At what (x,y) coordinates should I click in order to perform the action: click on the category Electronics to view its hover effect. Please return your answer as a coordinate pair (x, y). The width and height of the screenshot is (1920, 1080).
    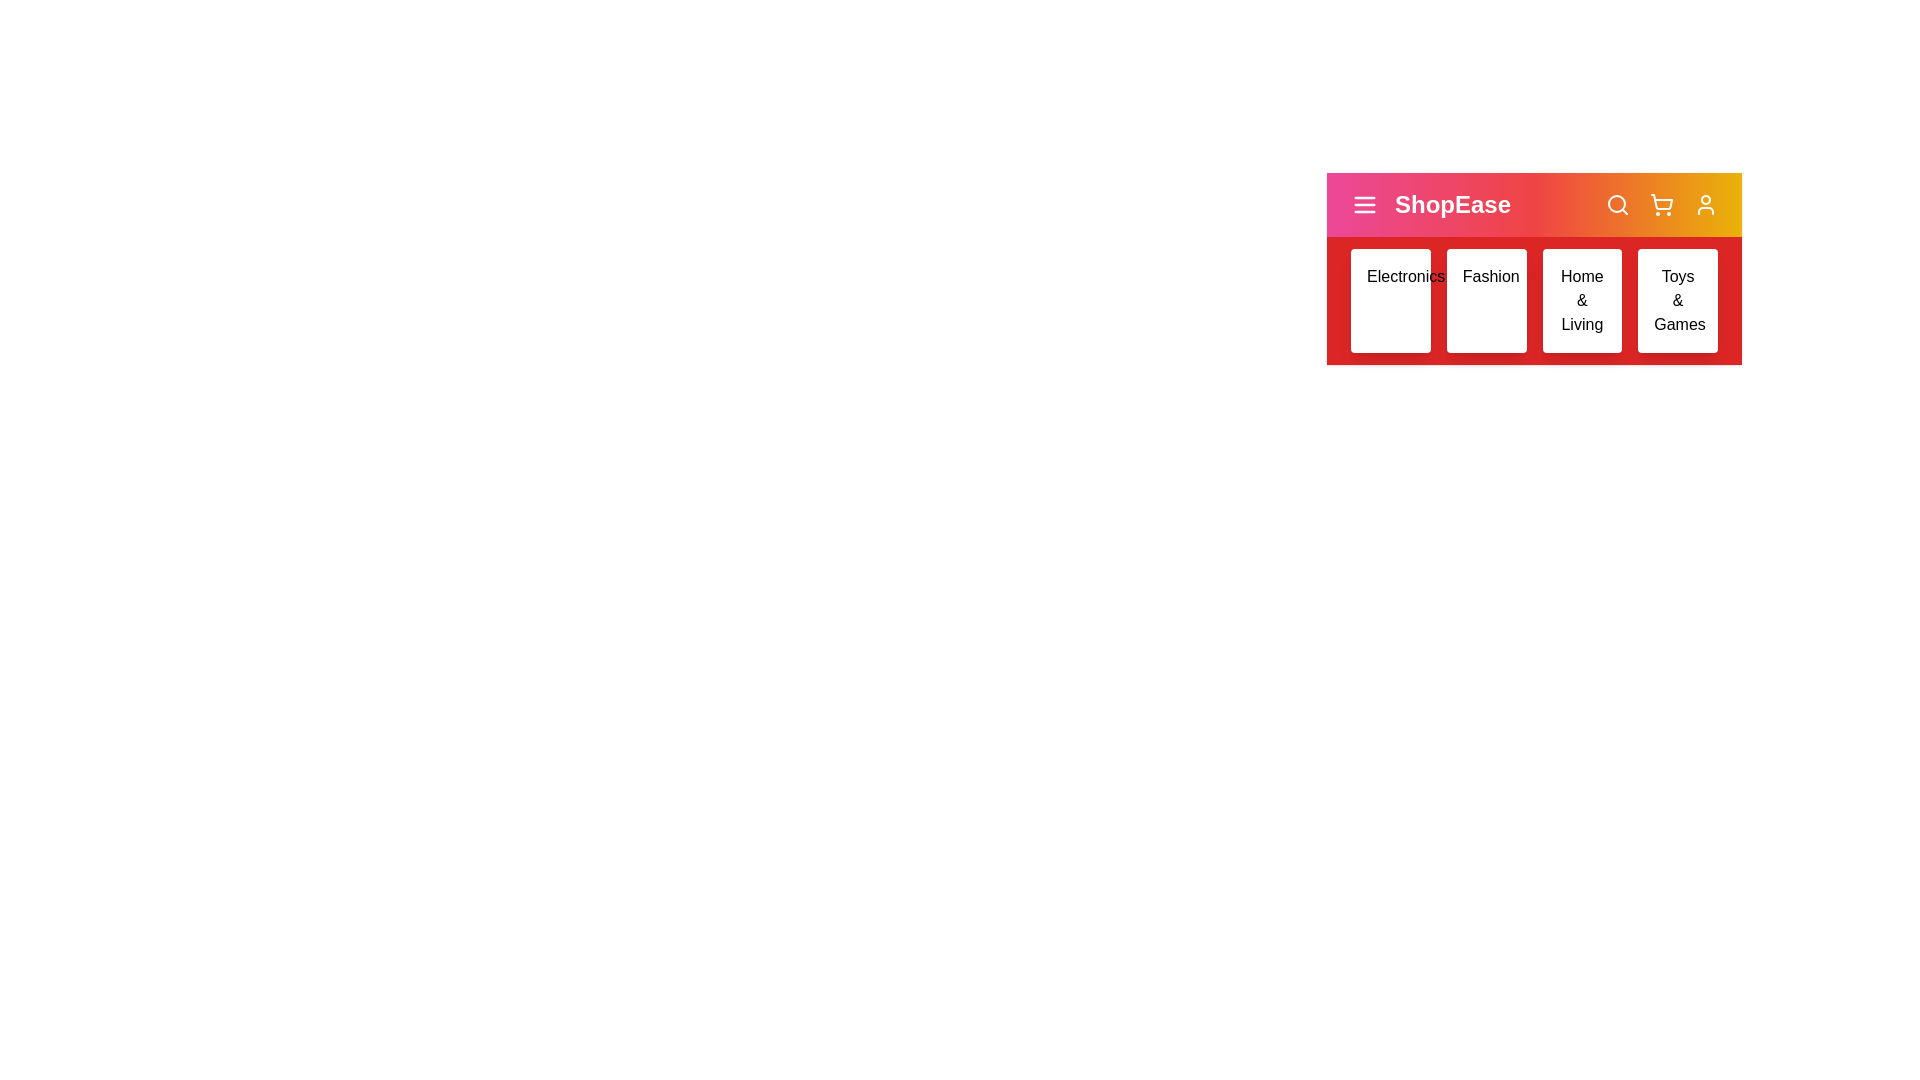
    Looking at the image, I should click on (1389, 300).